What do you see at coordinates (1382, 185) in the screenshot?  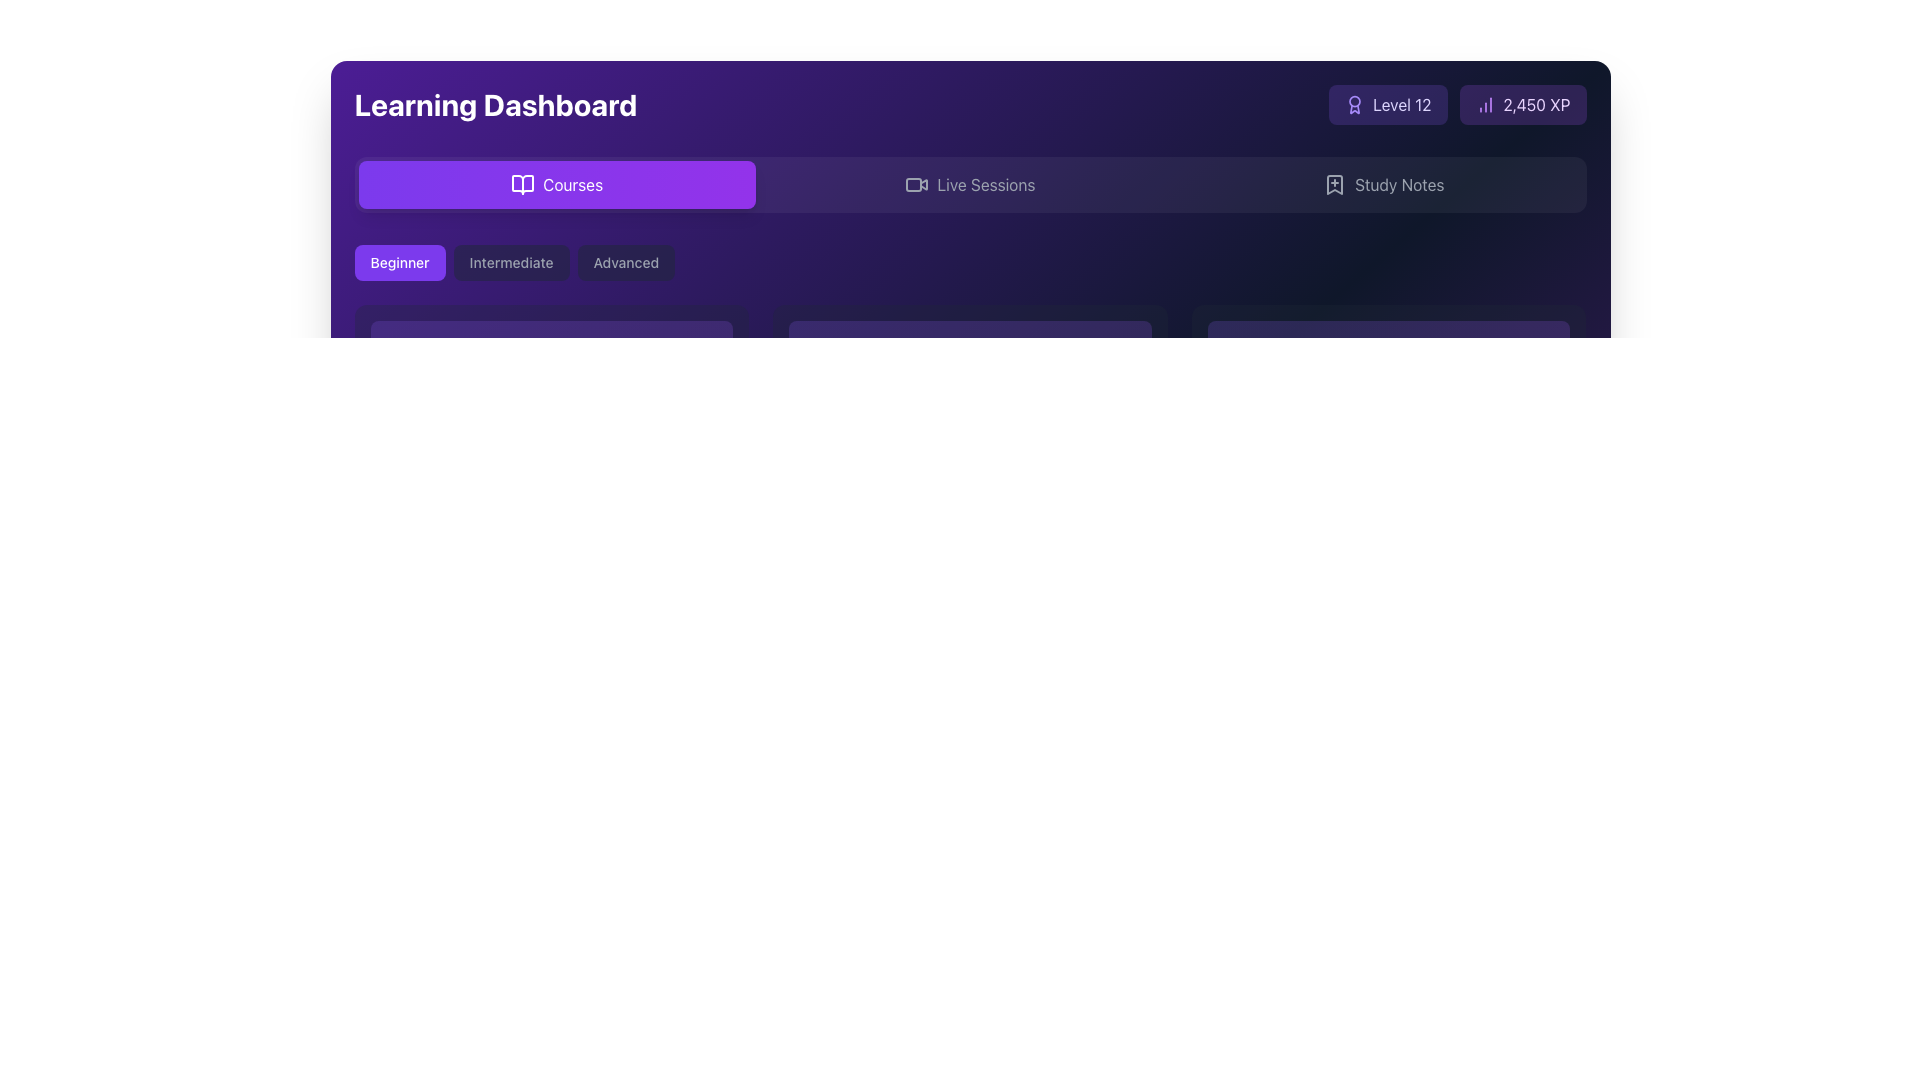 I see `the 'Study Notes' button, which is a rectangular clickable item with a dark background and rounded corners, featuring a gray text label and a bookmark-shaped icon aligned horizontally to the left of the text` at bounding box center [1382, 185].